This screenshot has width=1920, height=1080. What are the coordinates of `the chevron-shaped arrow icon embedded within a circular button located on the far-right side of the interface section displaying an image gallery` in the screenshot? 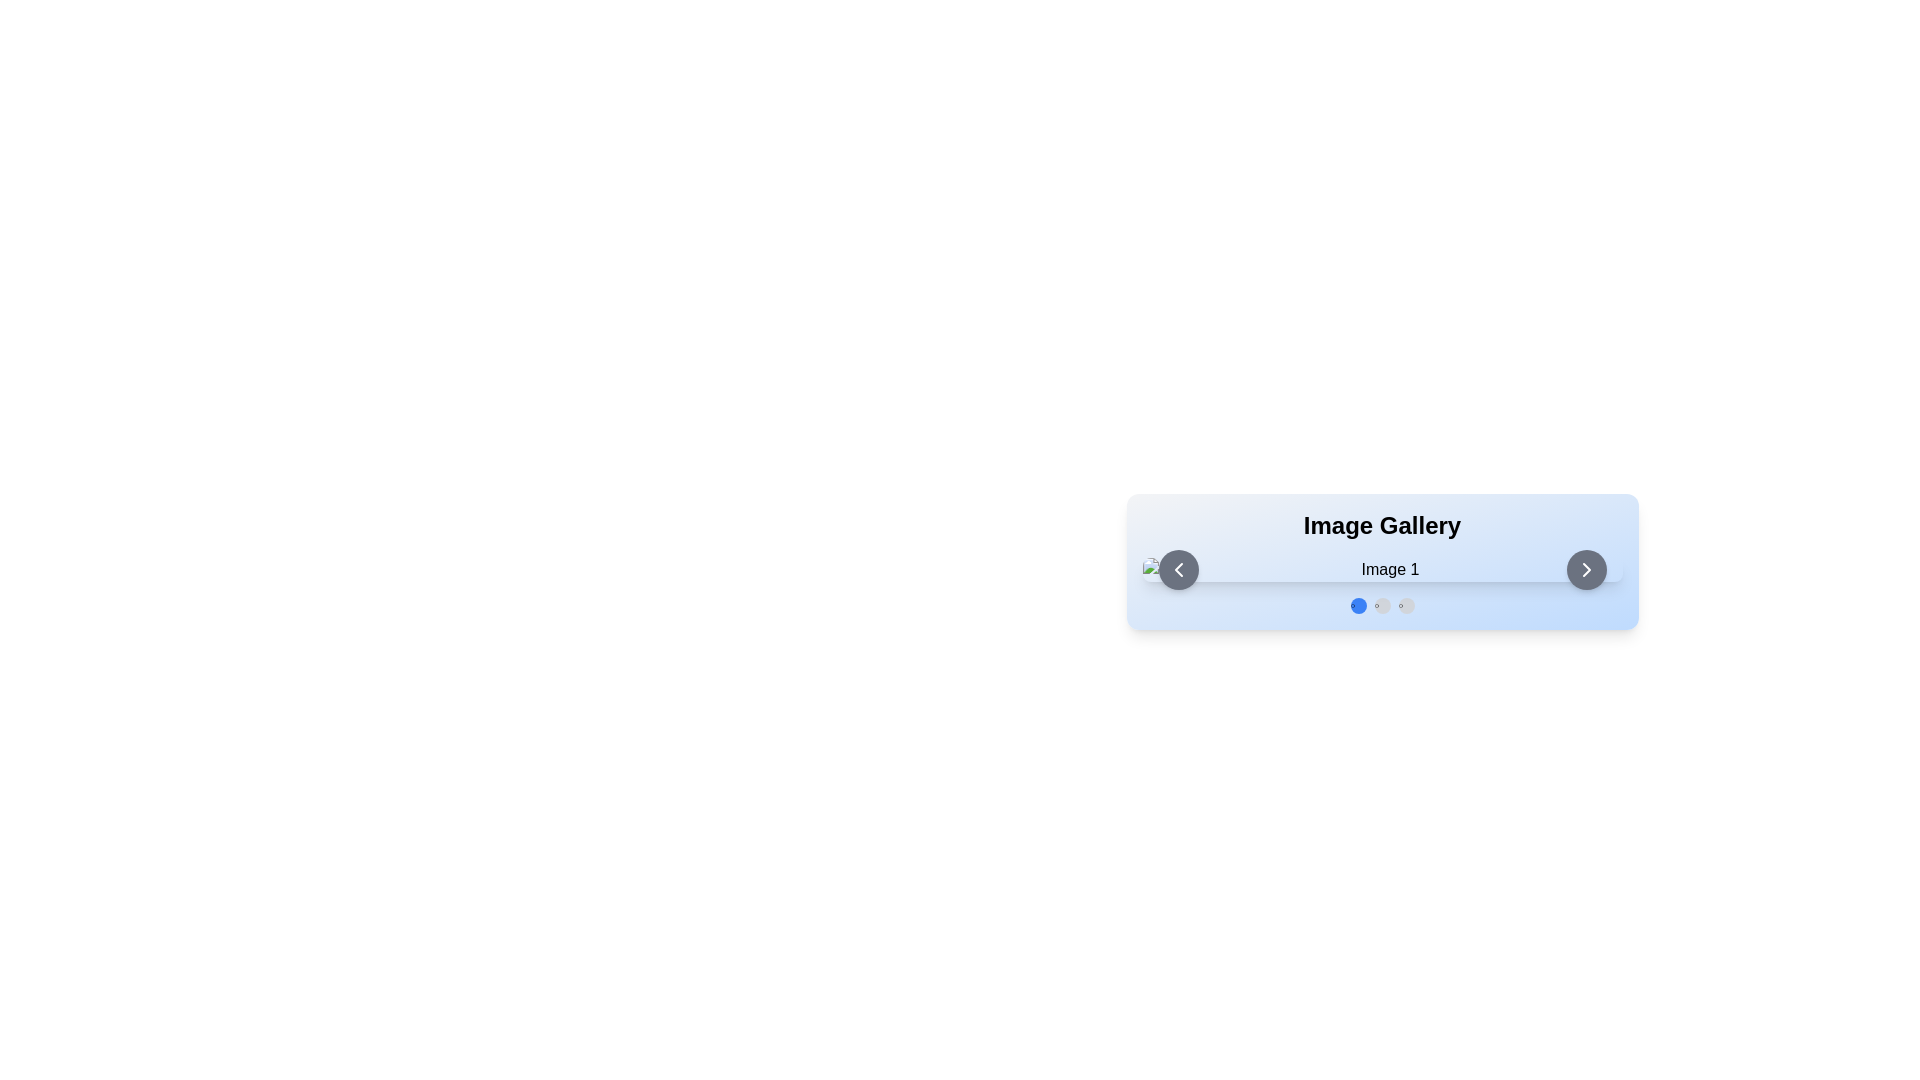 It's located at (1585, 570).